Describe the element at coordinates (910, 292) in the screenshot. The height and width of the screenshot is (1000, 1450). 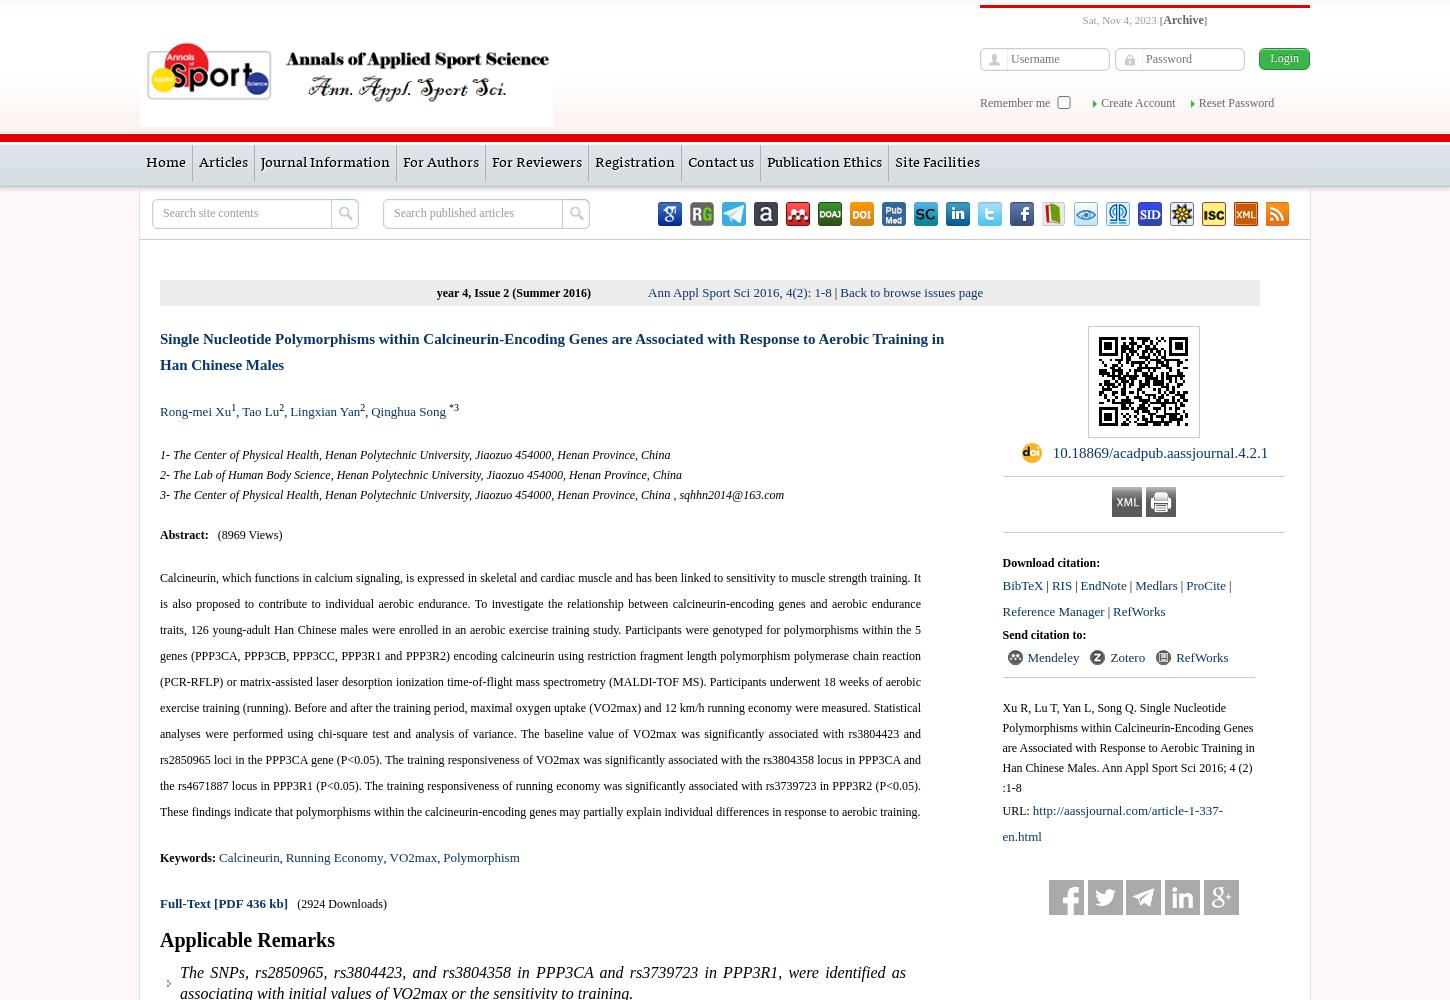
I see `'Back to browse issues page'` at that location.